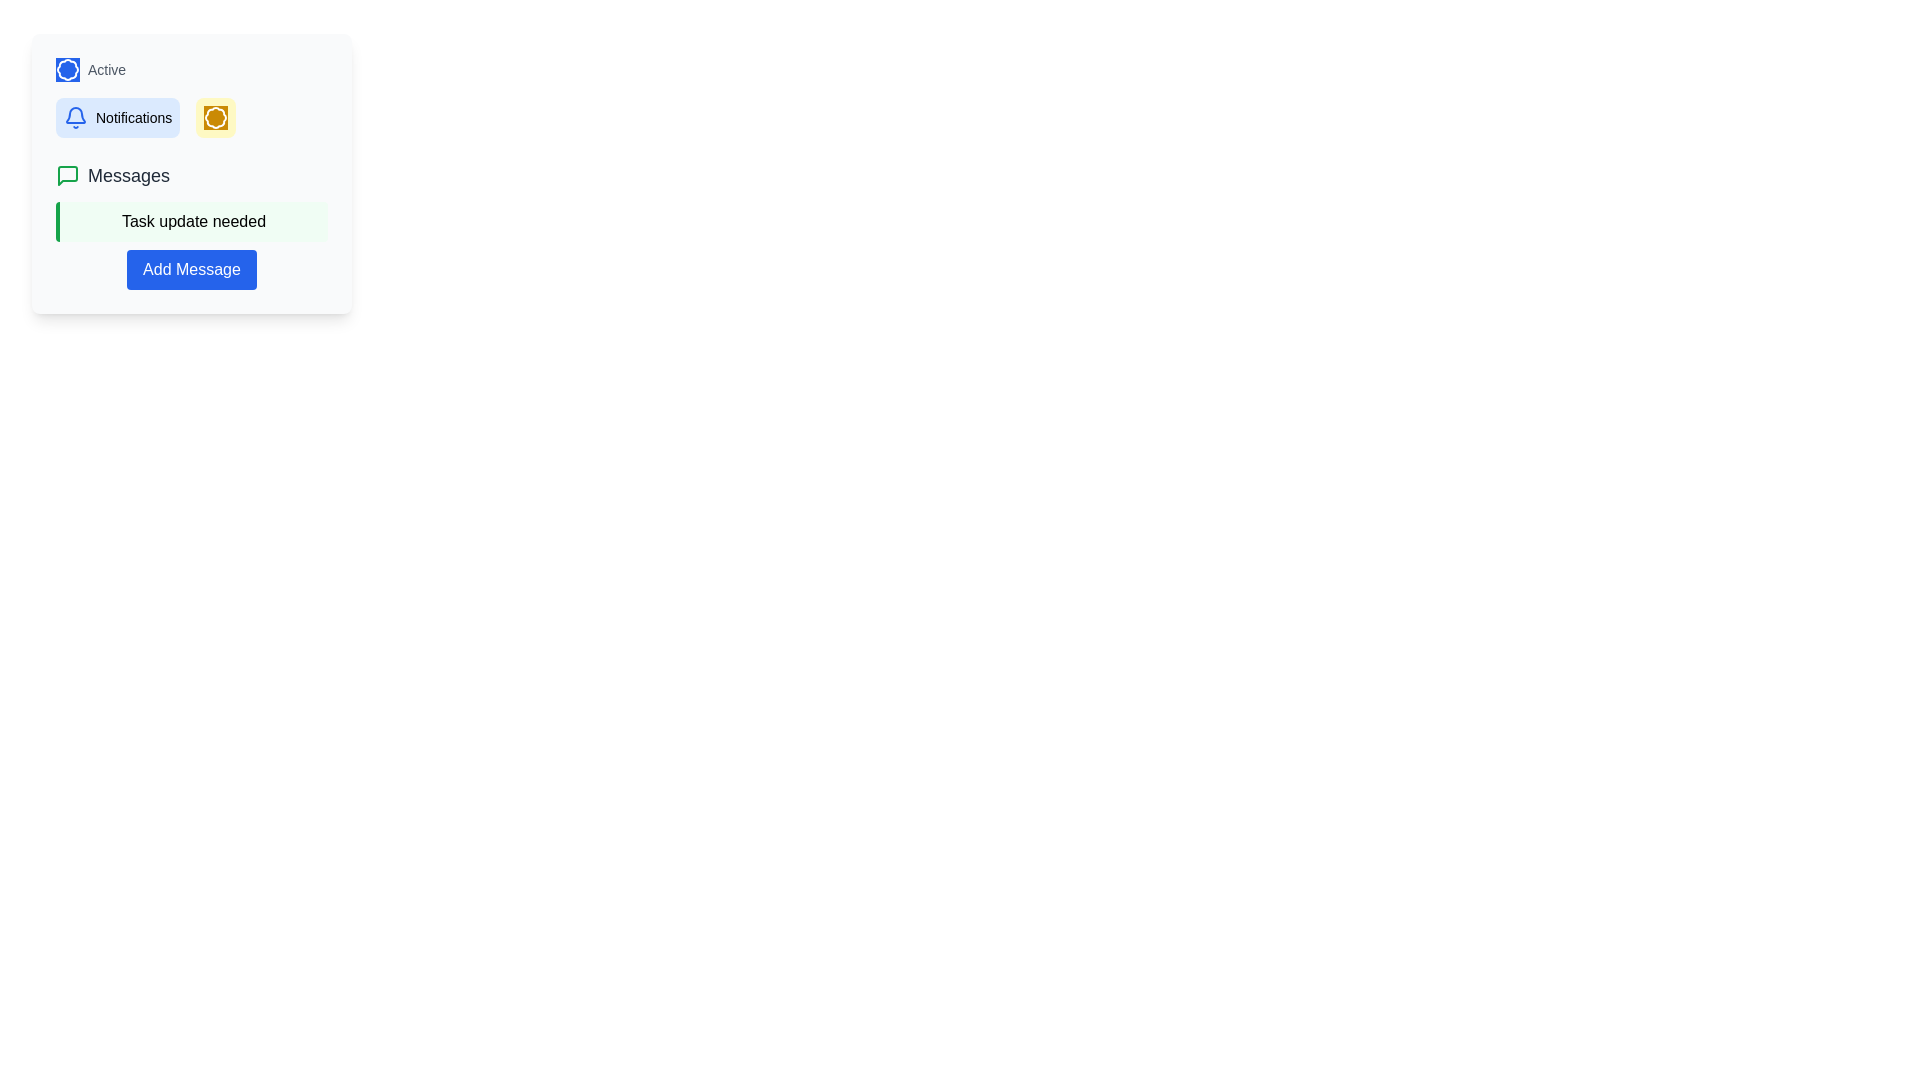 The height and width of the screenshot is (1080, 1920). What do you see at coordinates (106, 68) in the screenshot?
I see `the Static text label that displays 'Active', located immediately to the right of the 'Dev Team' badge in the upper left side of the interface` at bounding box center [106, 68].